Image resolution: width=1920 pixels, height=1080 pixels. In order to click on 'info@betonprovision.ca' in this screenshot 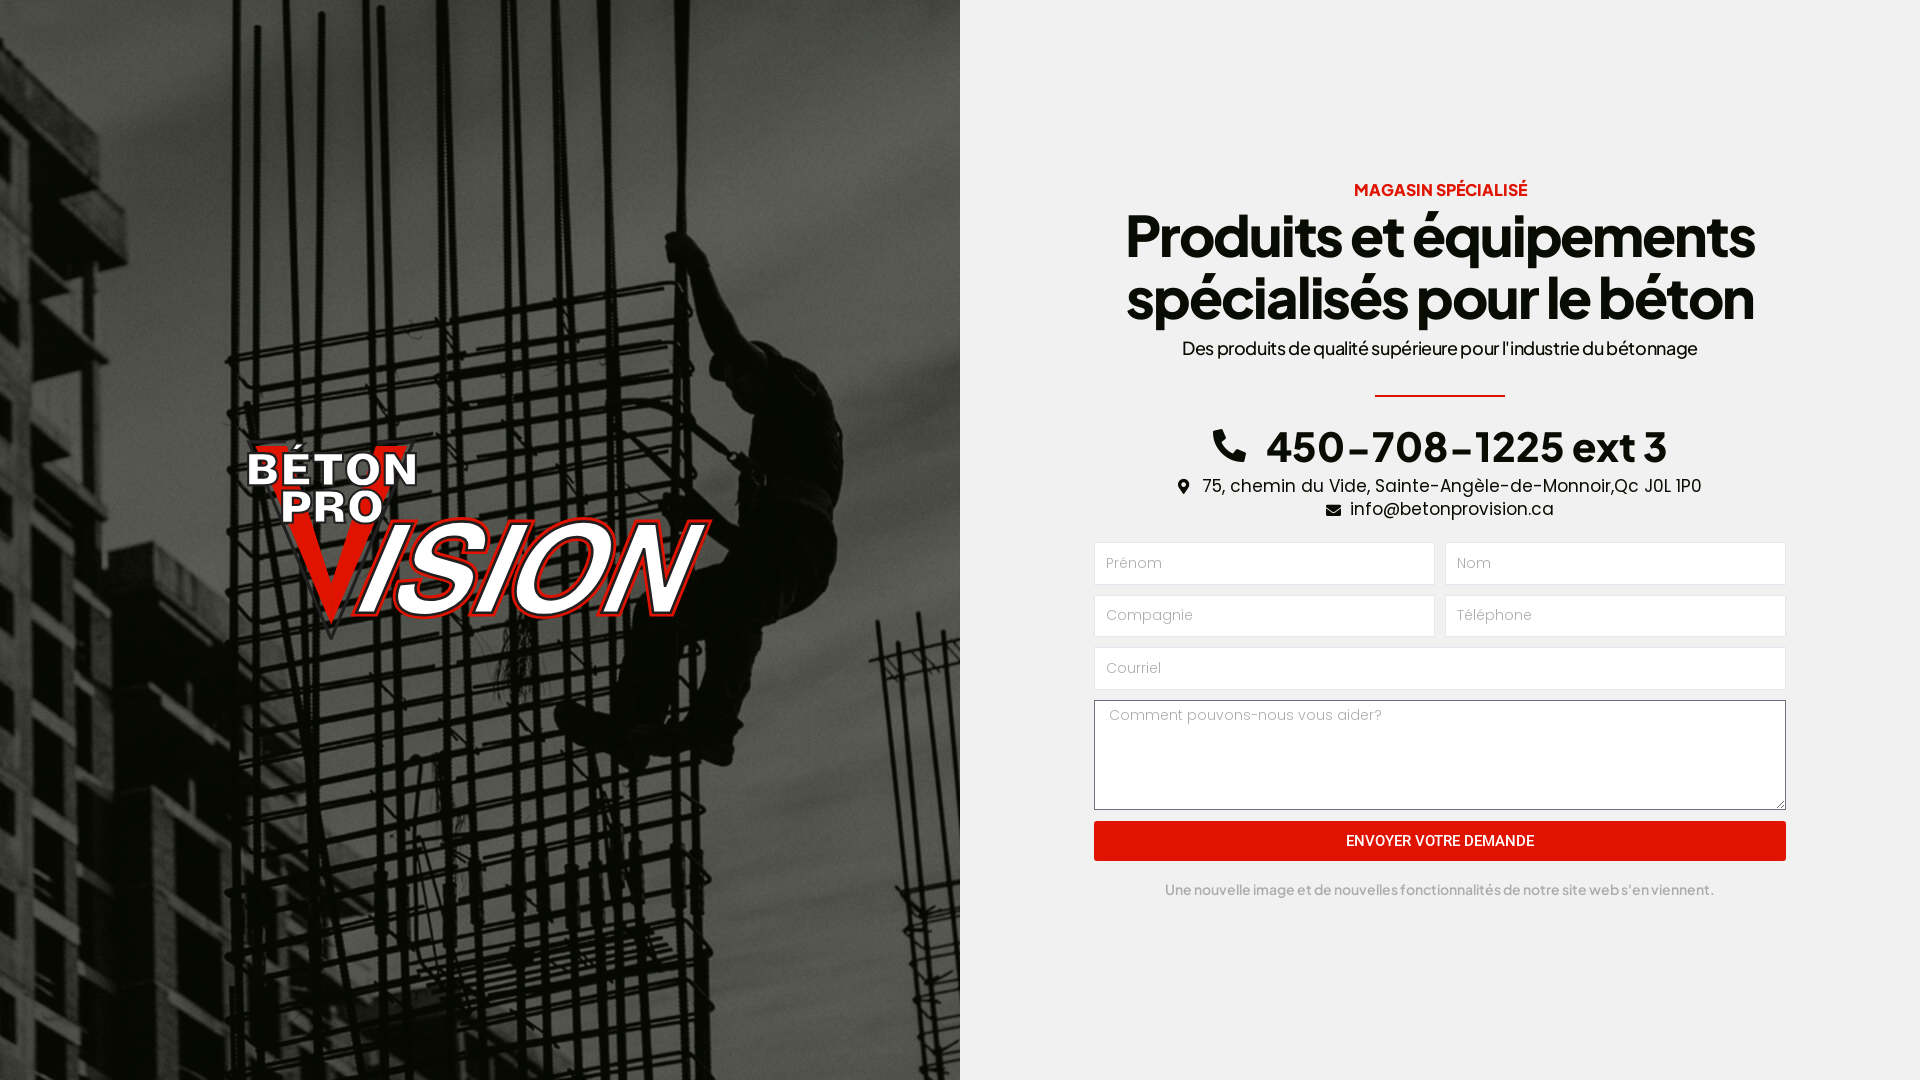, I will do `click(1440, 508)`.